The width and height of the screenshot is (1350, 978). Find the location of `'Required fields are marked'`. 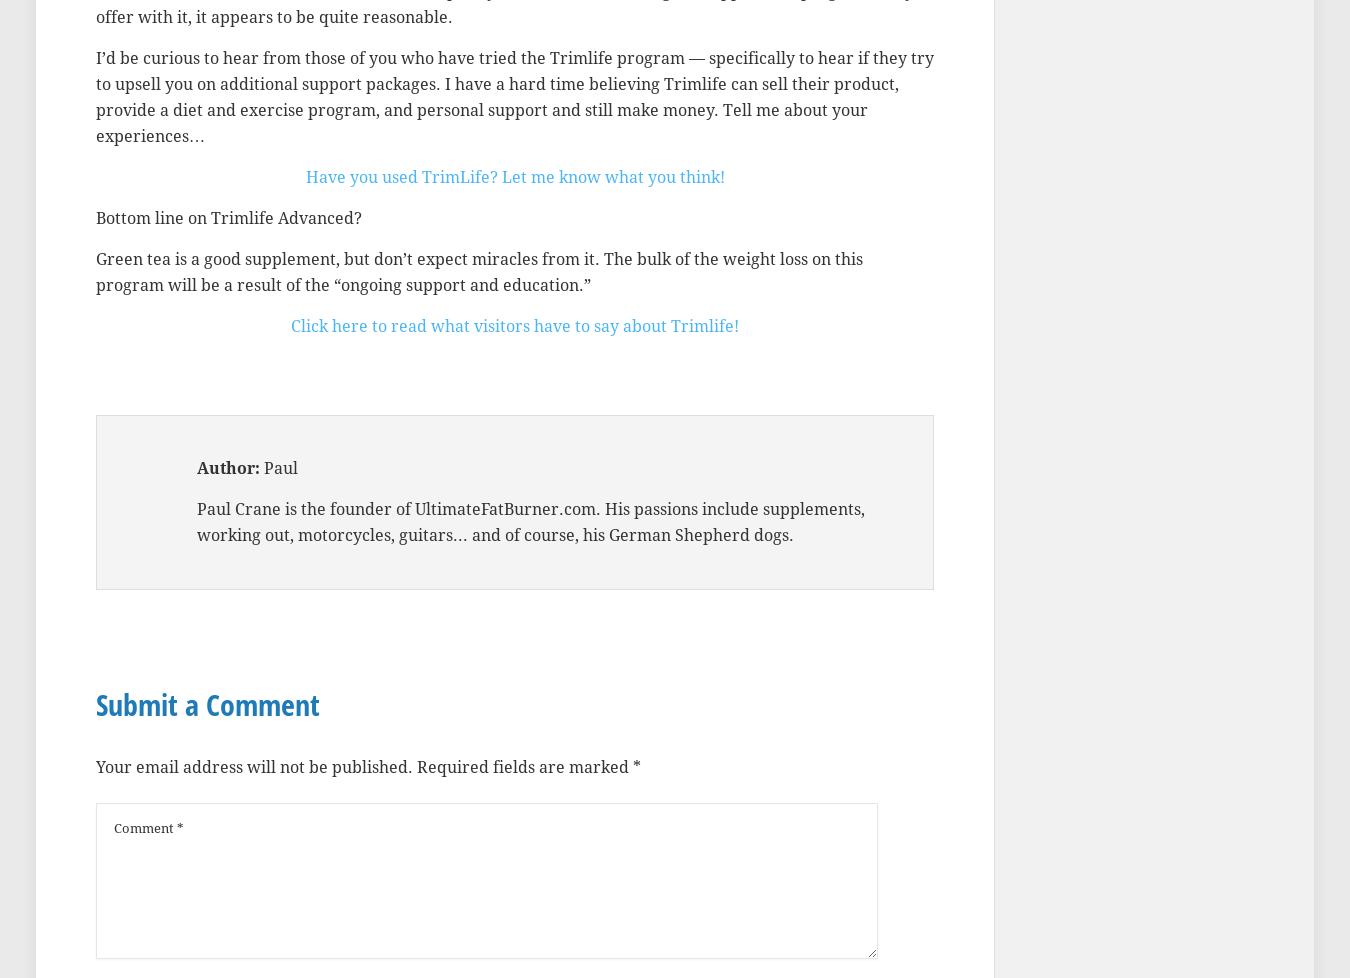

'Required fields are marked' is located at coordinates (417, 766).